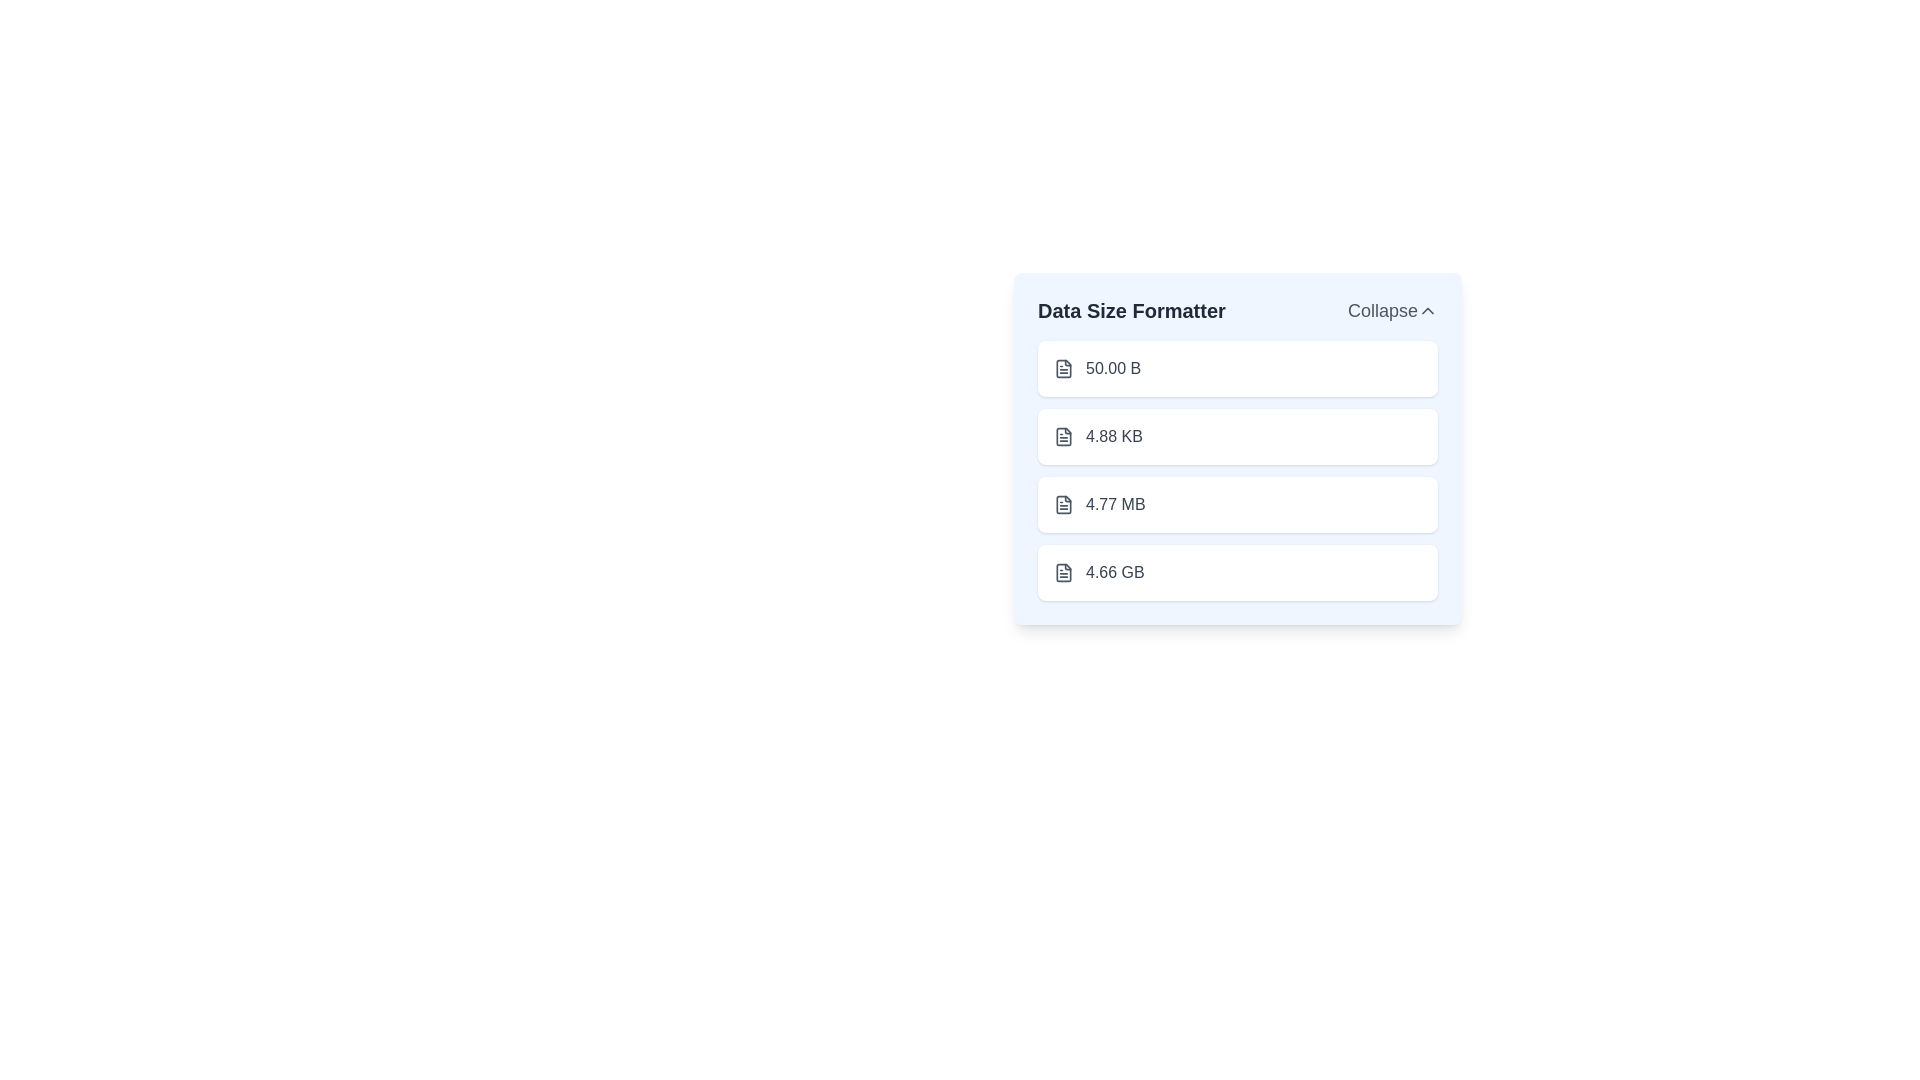  What do you see at coordinates (1113, 435) in the screenshot?
I see `the static text label displaying '4.88 KB', which is part of a list of data sizes, and appears in gray font with medium weight` at bounding box center [1113, 435].